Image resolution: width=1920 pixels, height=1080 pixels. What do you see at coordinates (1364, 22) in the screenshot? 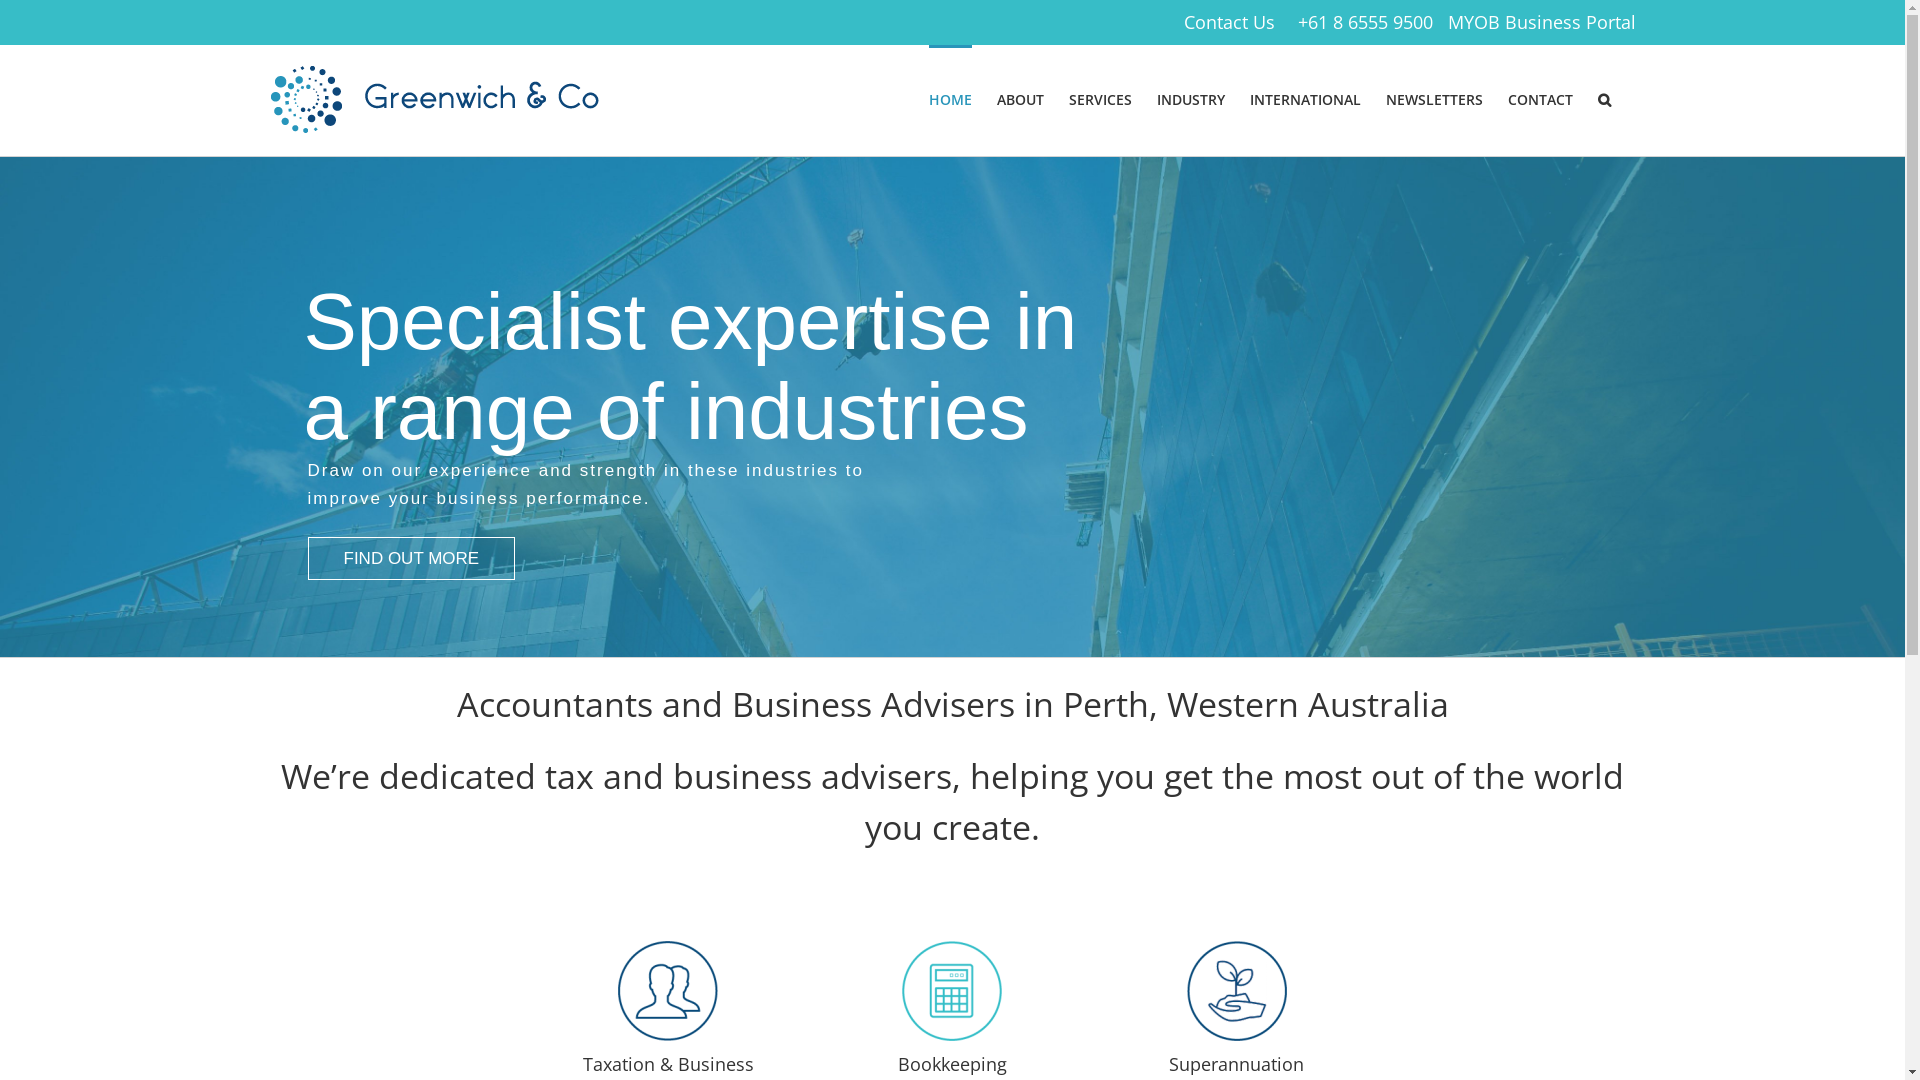
I see `'+61 8 6555 9500'` at bounding box center [1364, 22].